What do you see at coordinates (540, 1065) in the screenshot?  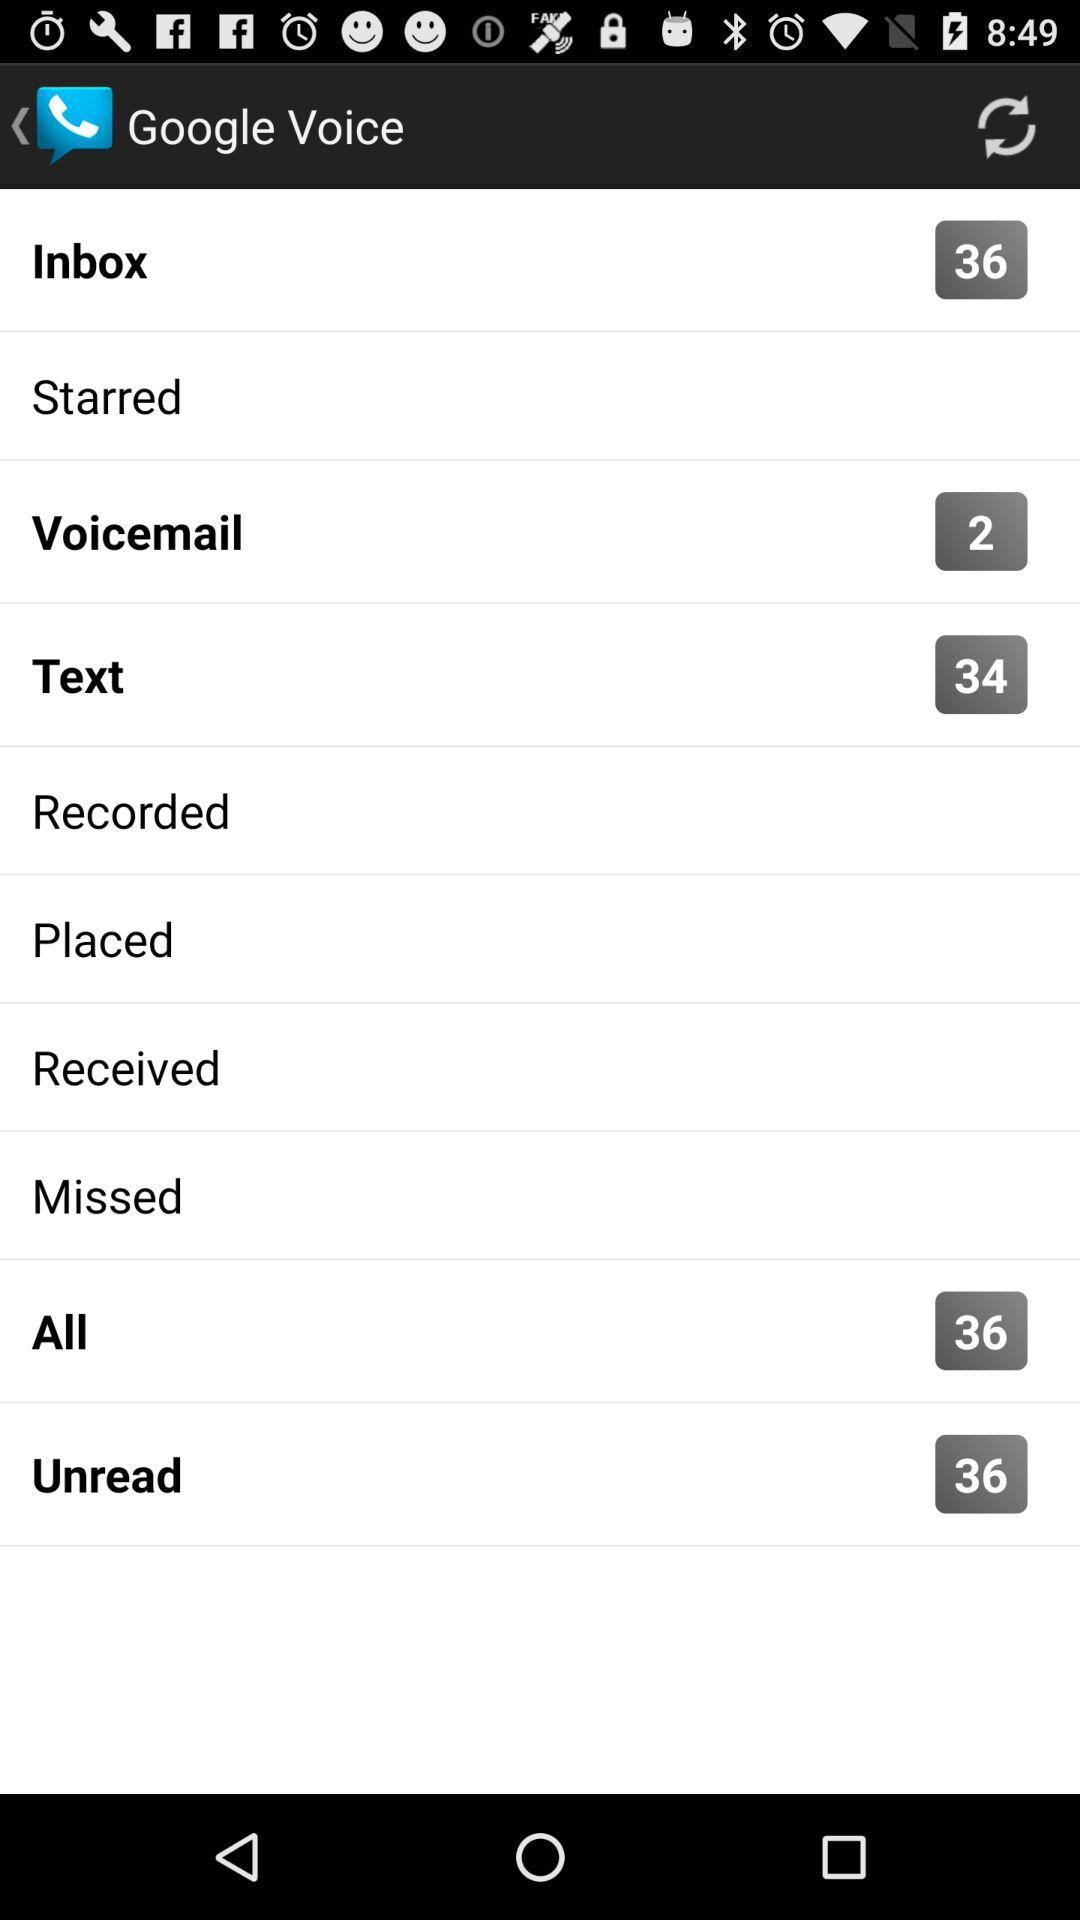 I see `received icon` at bounding box center [540, 1065].